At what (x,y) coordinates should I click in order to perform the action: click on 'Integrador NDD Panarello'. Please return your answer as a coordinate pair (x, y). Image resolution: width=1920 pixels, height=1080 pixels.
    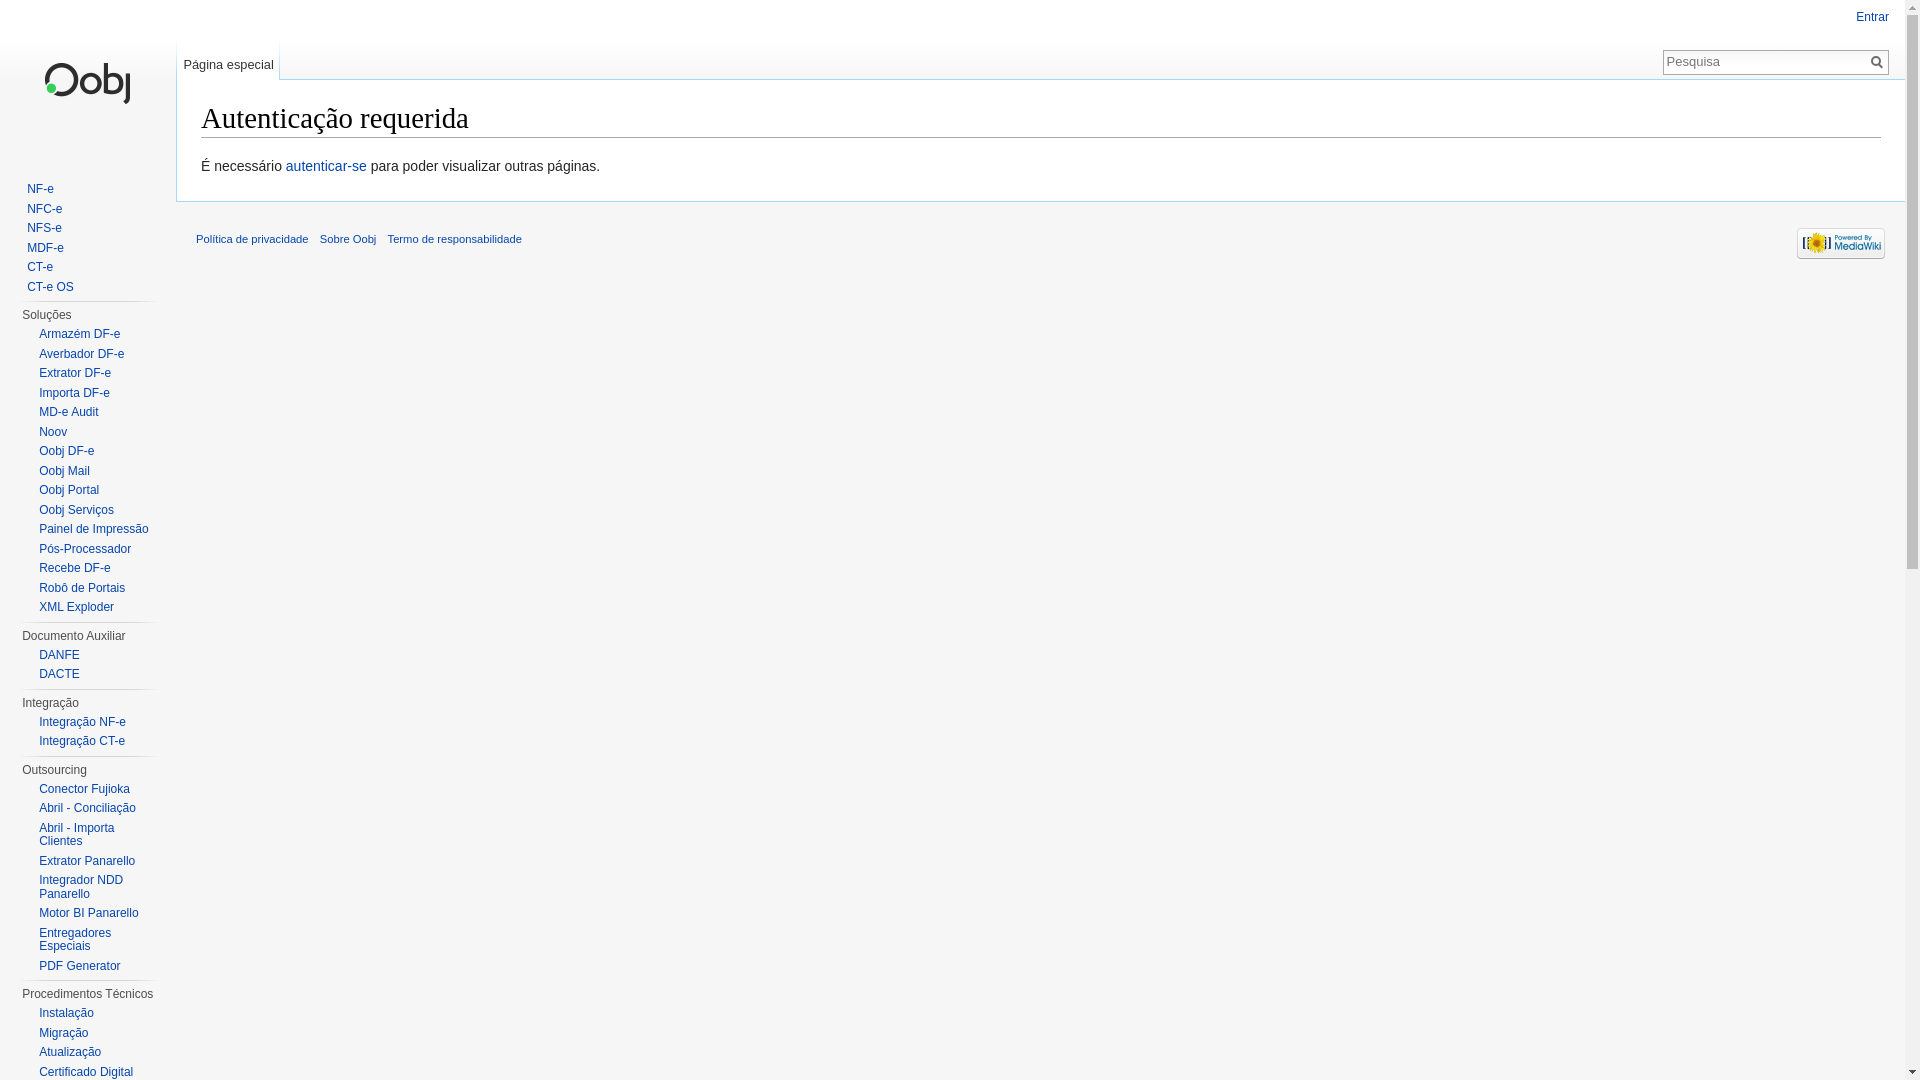
    Looking at the image, I should click on (80, 886).